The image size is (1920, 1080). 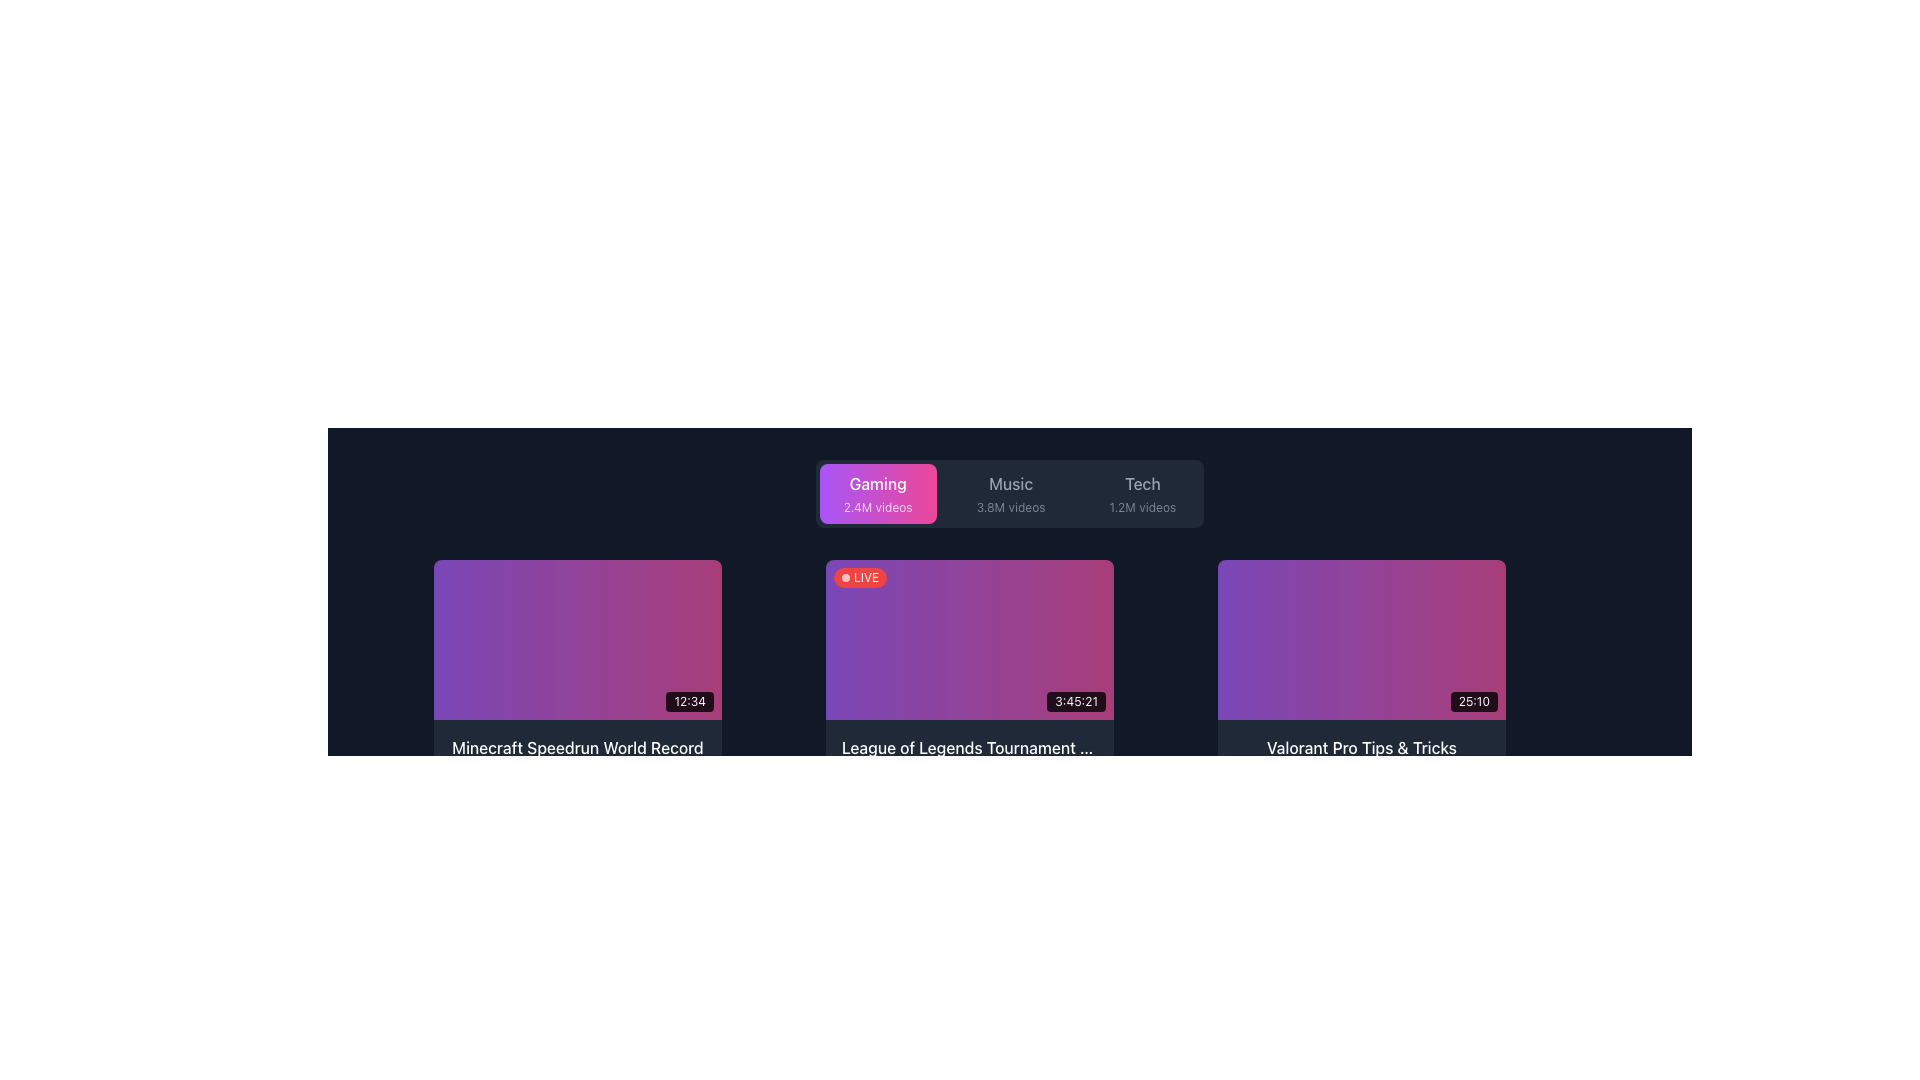 What do you see at coordinates (1361, 748) in the screenshot?
I see `the static text label that displays the title or description of a video, located at the bottom-center of the video card` at bounding box center [1361, 748].